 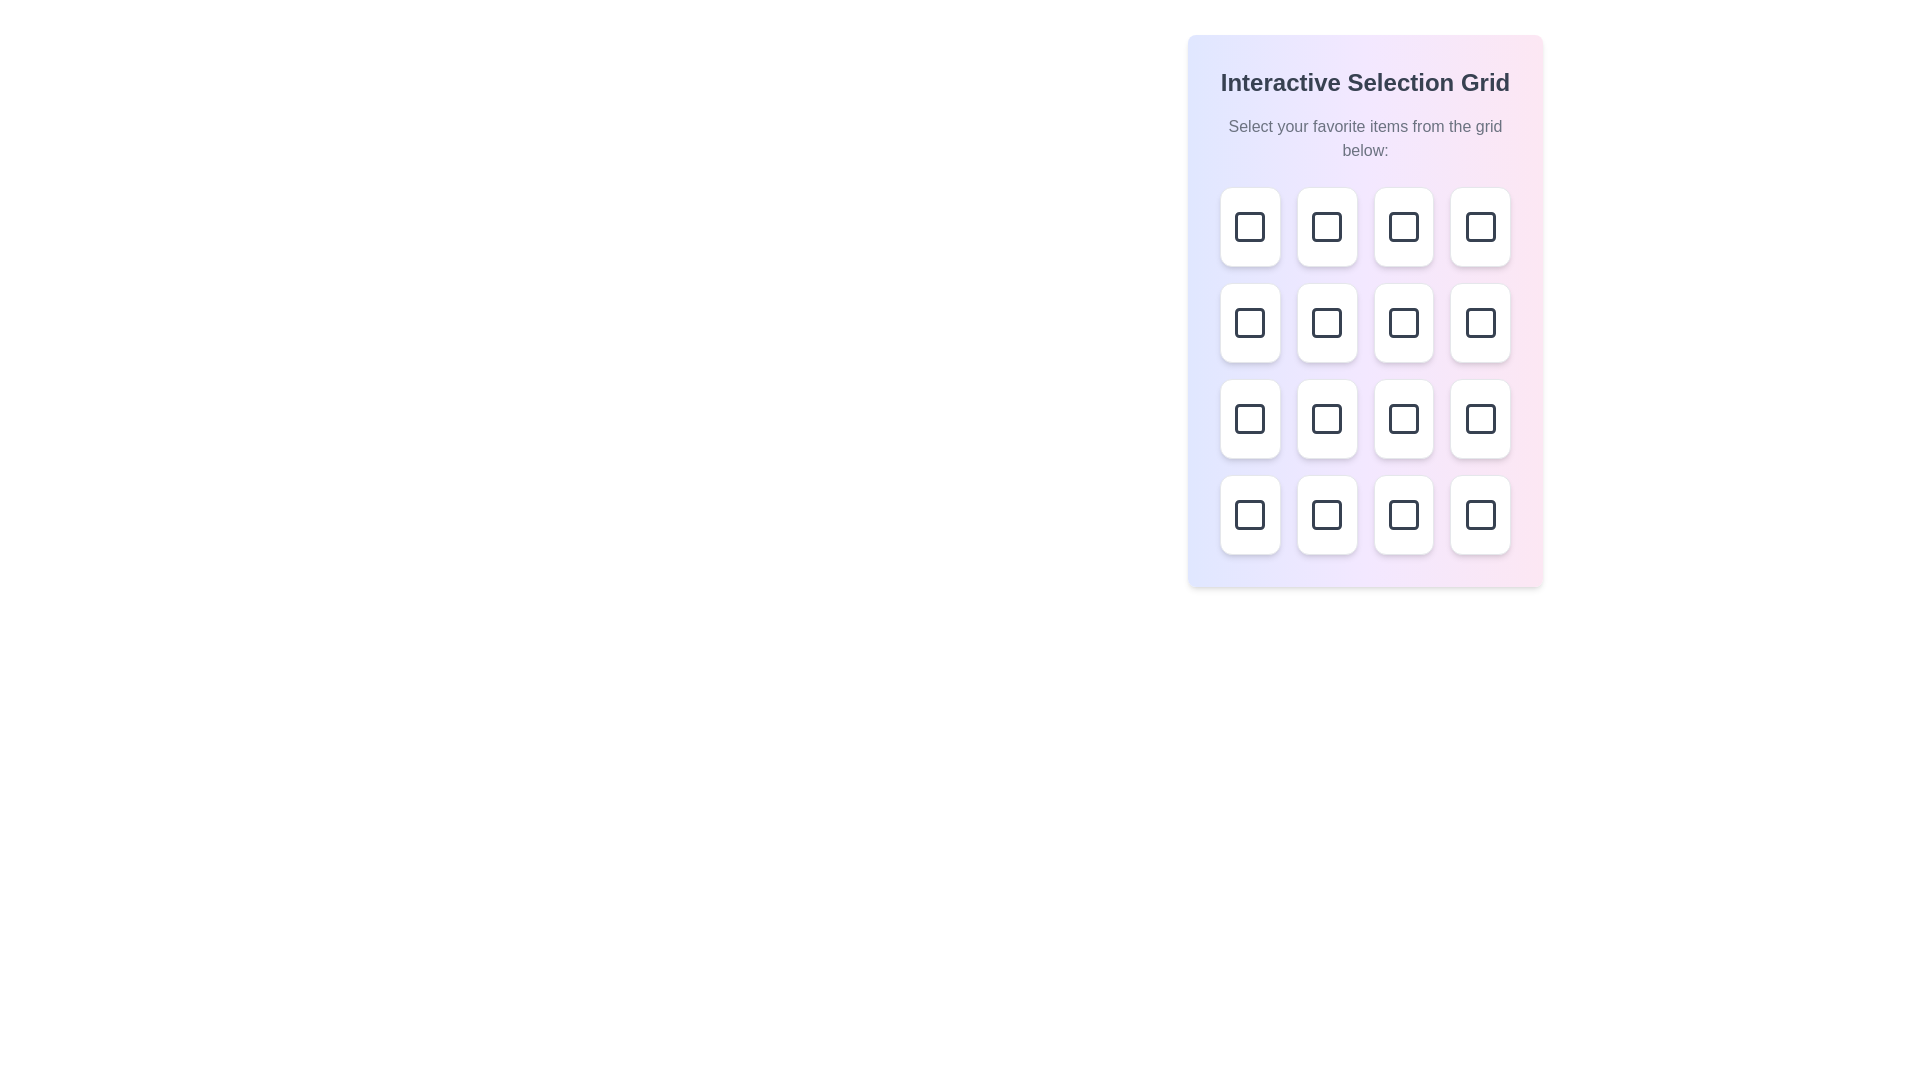 I want to click on the smaller square with rounded corners located in the third row, second column of a grid layout, so click(x=1327, y=418).